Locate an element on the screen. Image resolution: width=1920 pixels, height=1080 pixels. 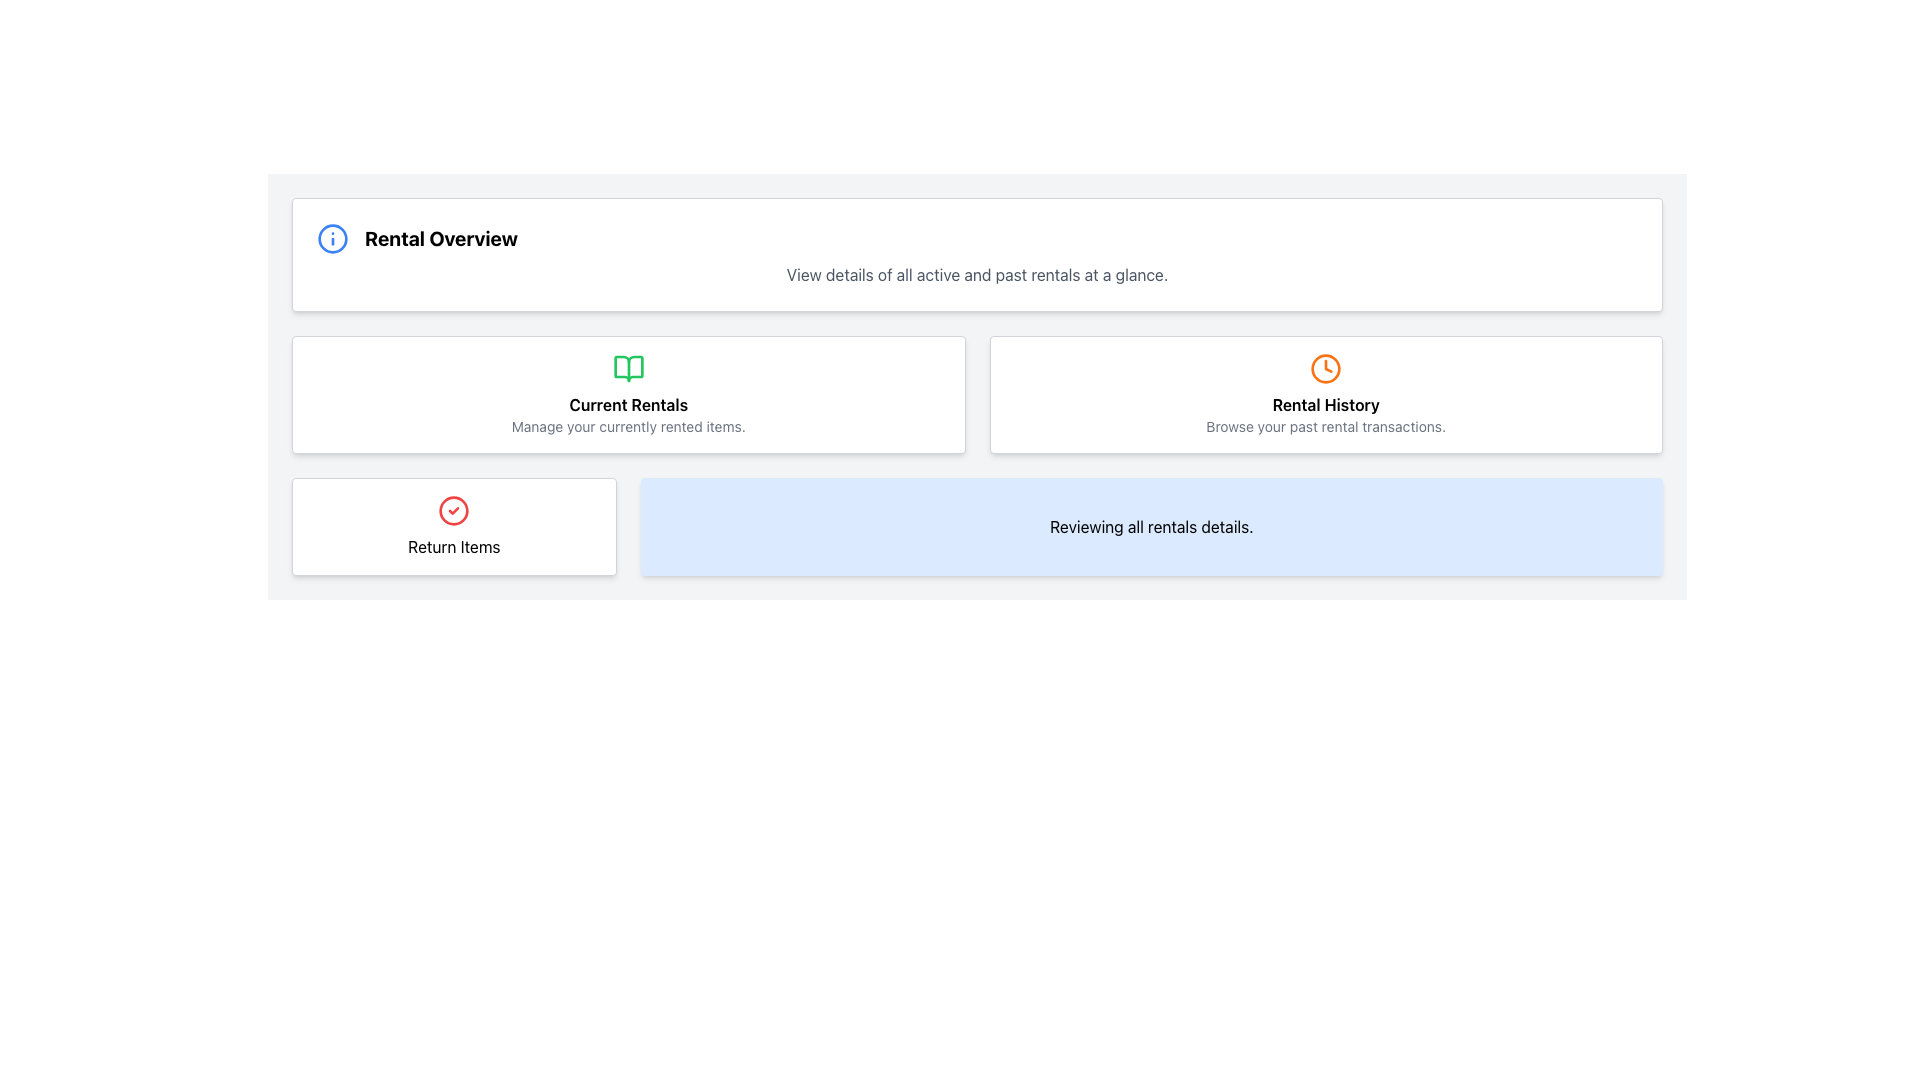
'Rental Overview' text label located to the right of the blue circular icon with an 'i', which serves as a section title for rental information is located at coordinates (440, 238).